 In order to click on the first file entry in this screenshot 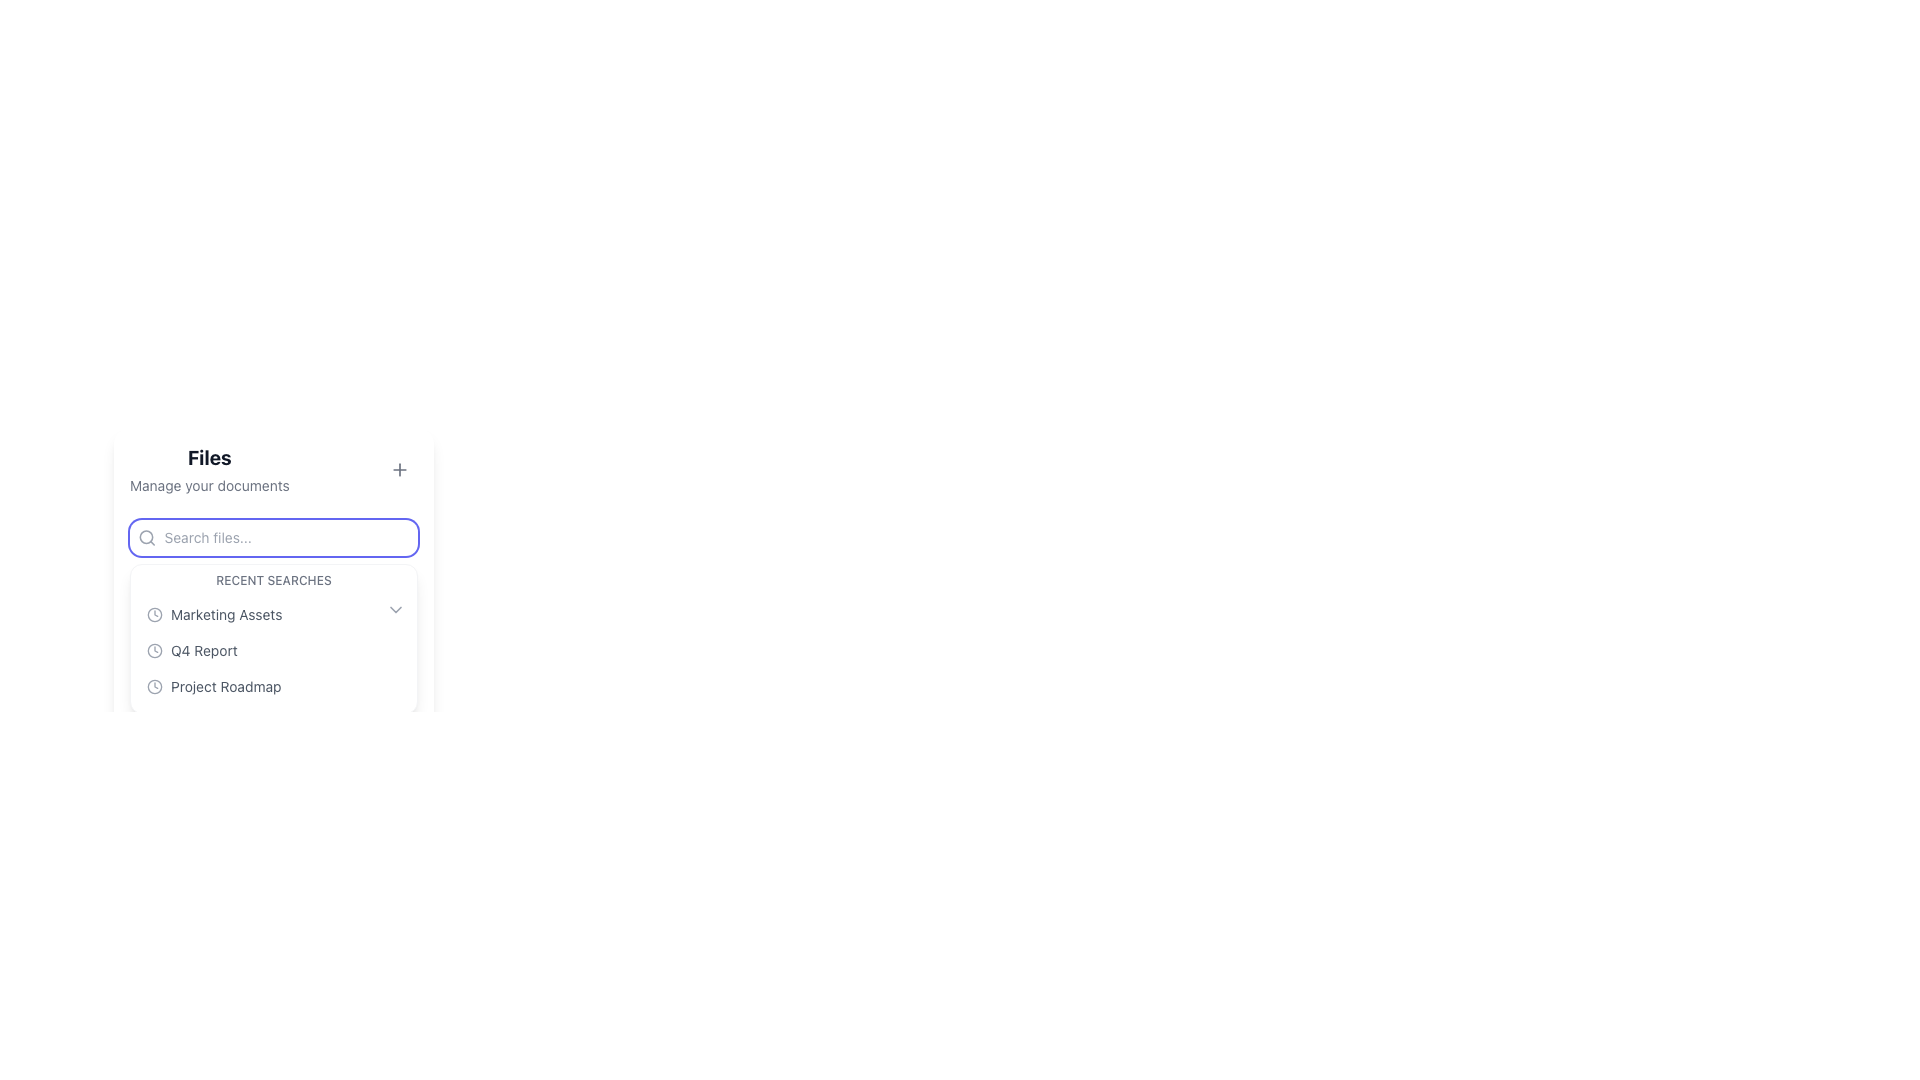, I will do `click(267, 964)`.